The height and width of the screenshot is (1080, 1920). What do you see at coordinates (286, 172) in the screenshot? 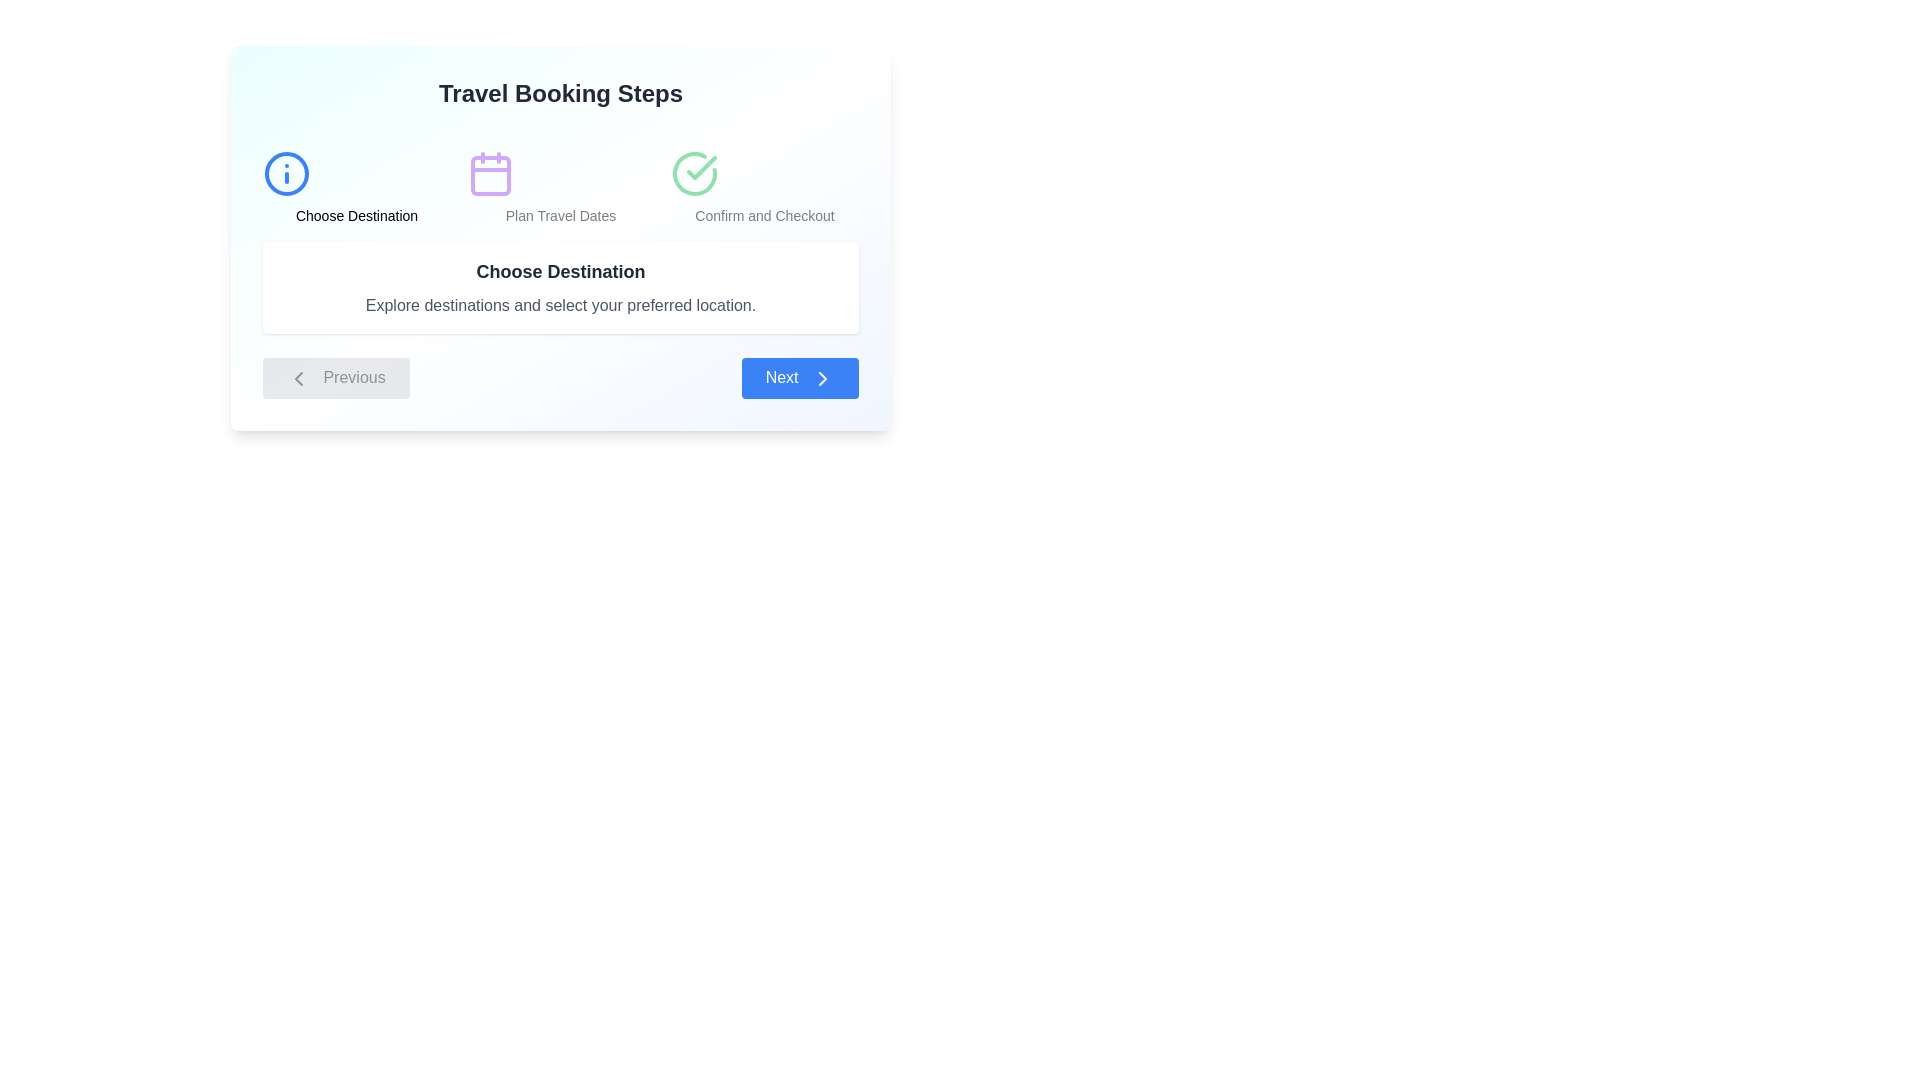
I see `the decorative icon in the leftmost section of the horizontal three-part 'Choose Destination' step indicator` at bounding box center [286, 172].